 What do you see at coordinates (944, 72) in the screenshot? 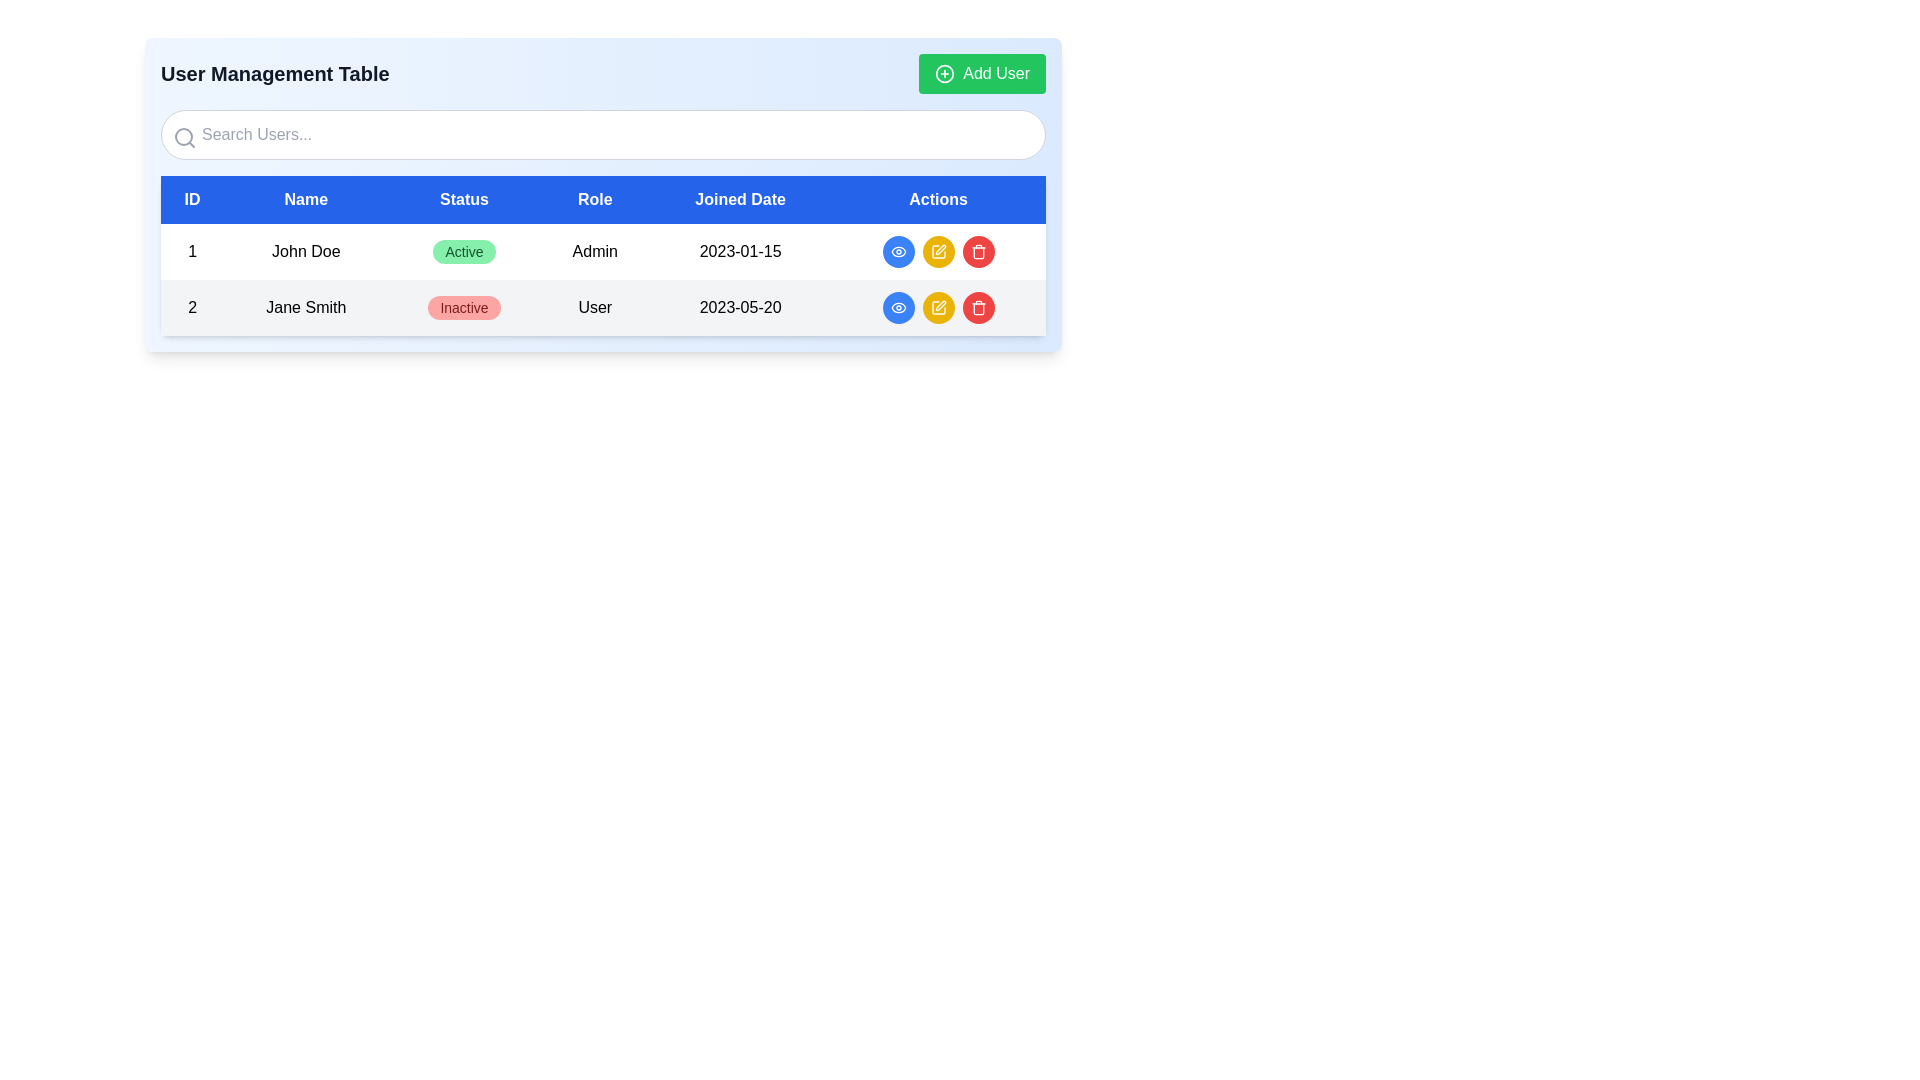
I see `the circular 'Add' icon with a plus sign inside, located to the left of the 'Add User' text in the green rectangular button at the top-right corner of the interface` at bounding box center [944, 72].